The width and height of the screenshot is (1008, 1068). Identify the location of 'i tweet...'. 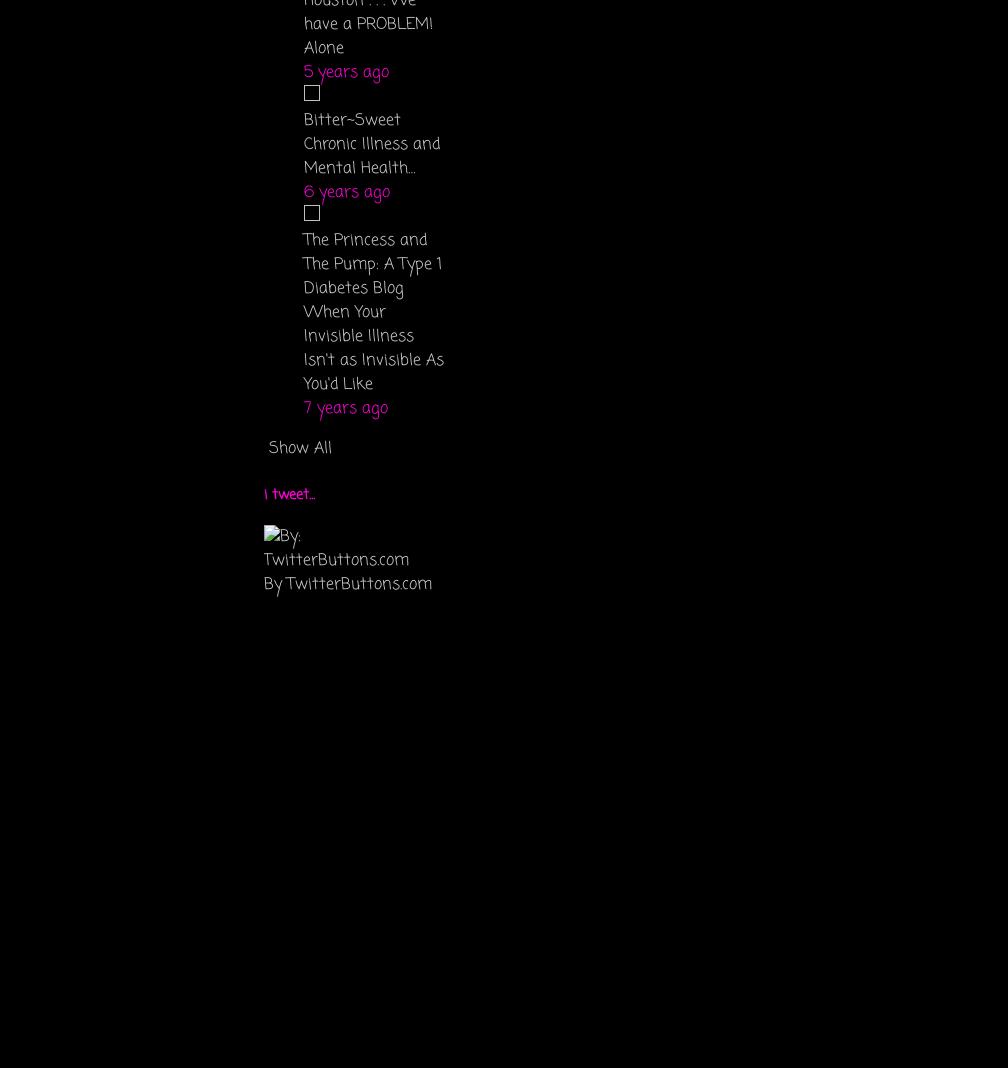
(263, 494).